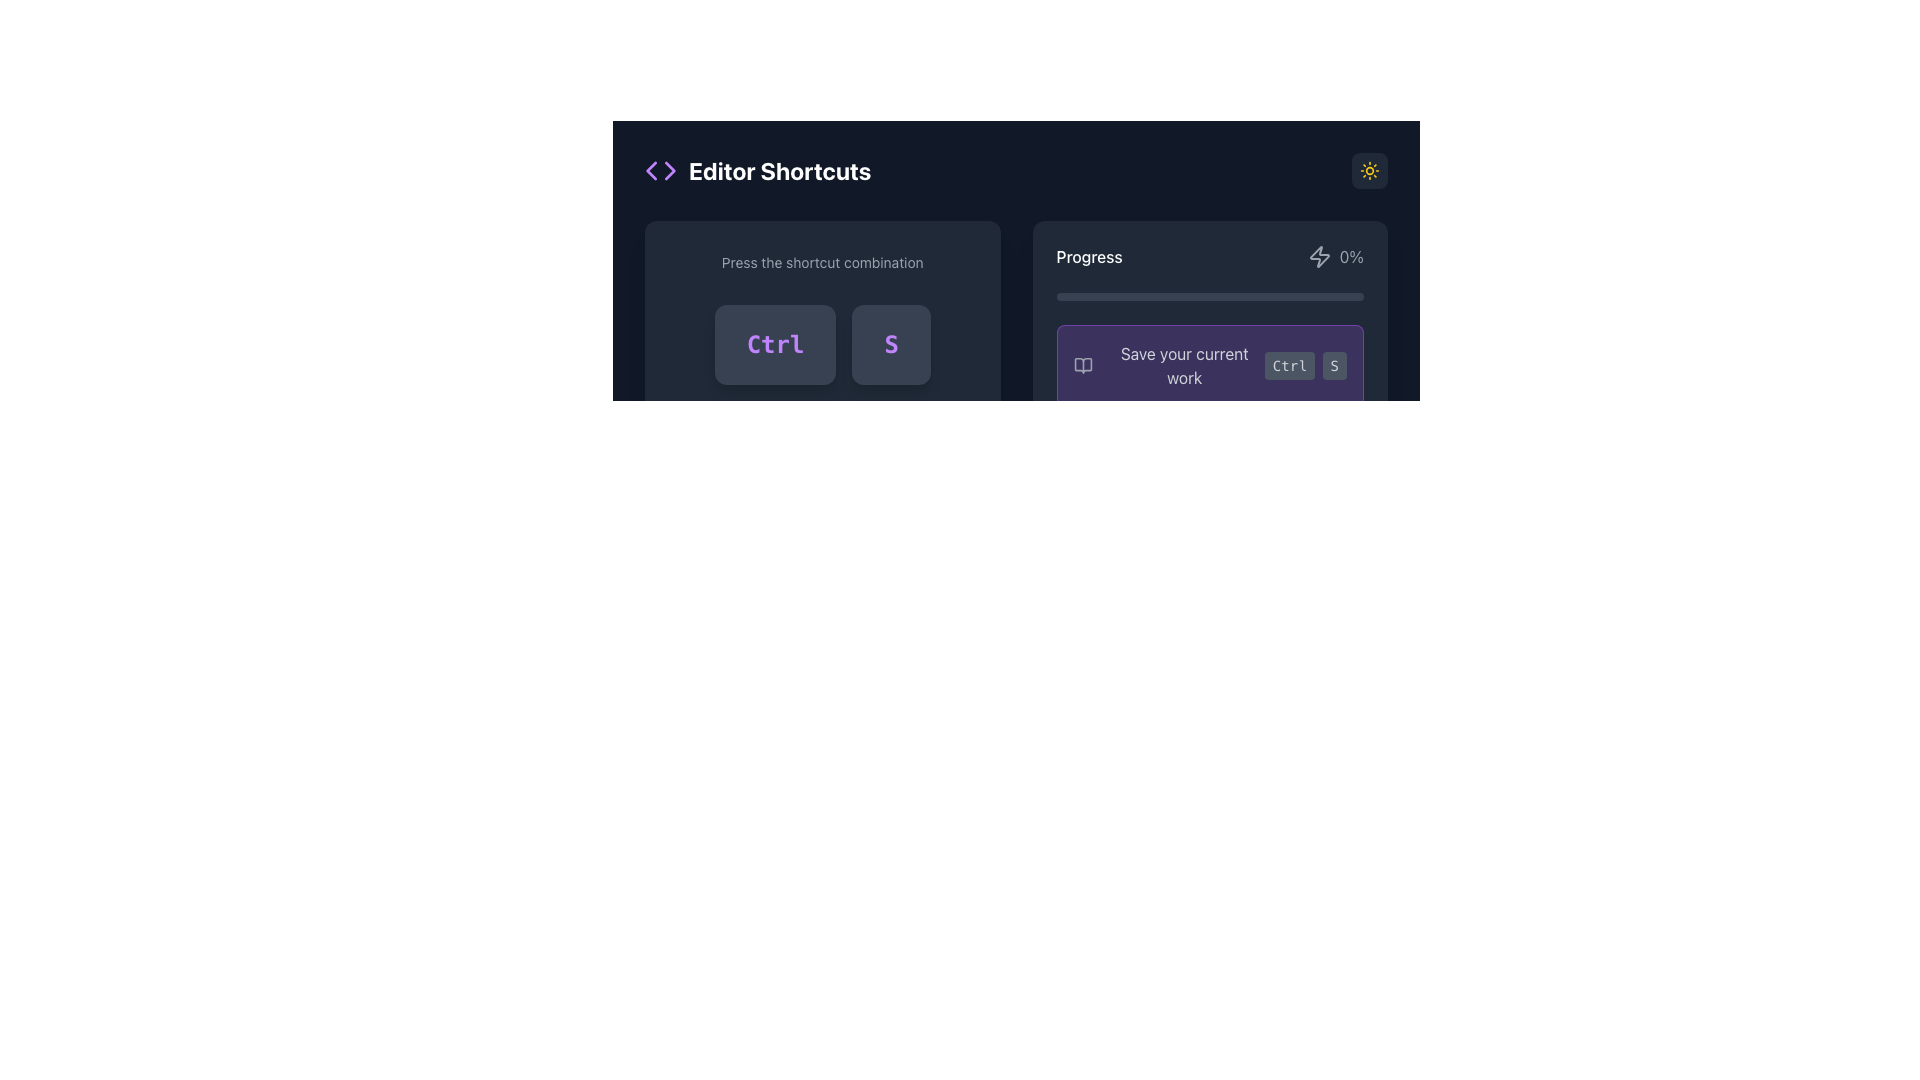 Image resolution: width=1920 pixels, height=1080 pixels. What do you see at coordinates (1368, 169) in the screenshot?
I see `the sun icon located at the top-right corner of the interface` at bounding box center [1368, 169].